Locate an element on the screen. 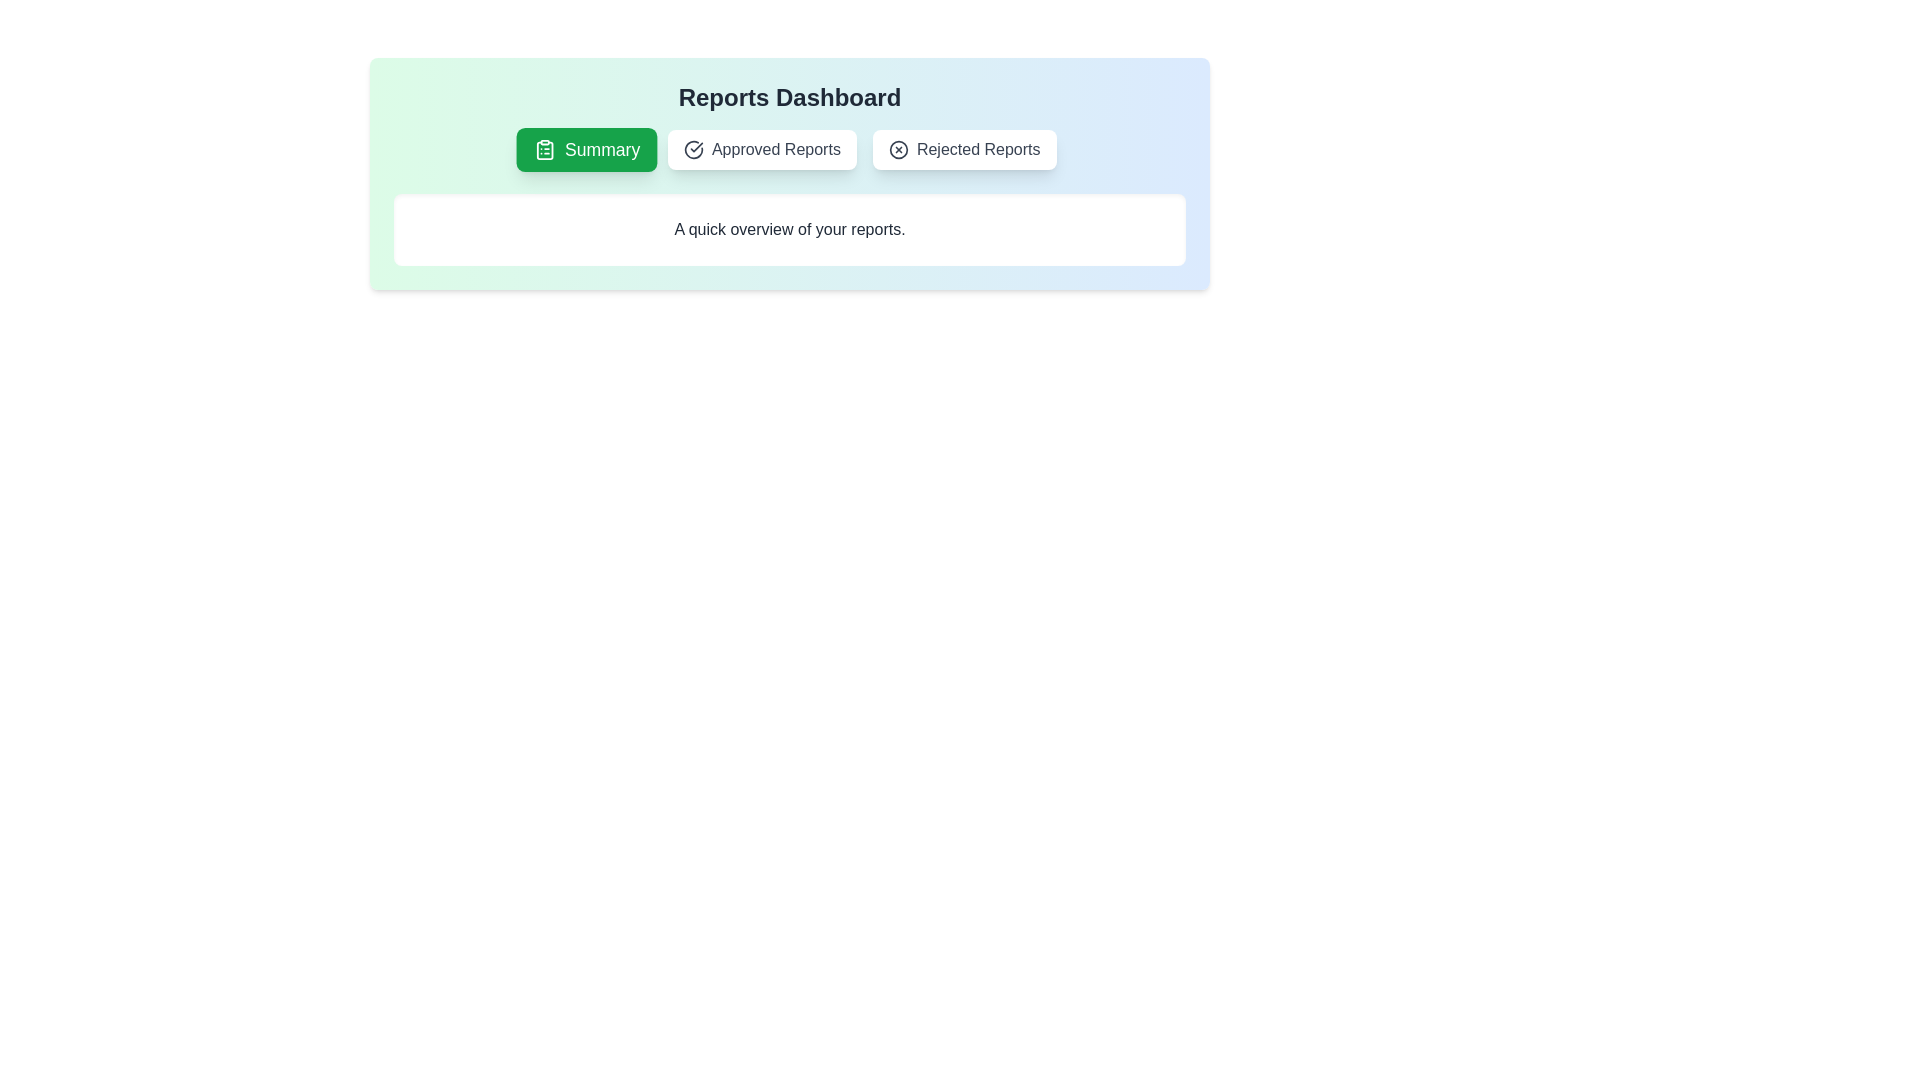  the tab labeled Approved Reports is located at coordinates (761, 149).